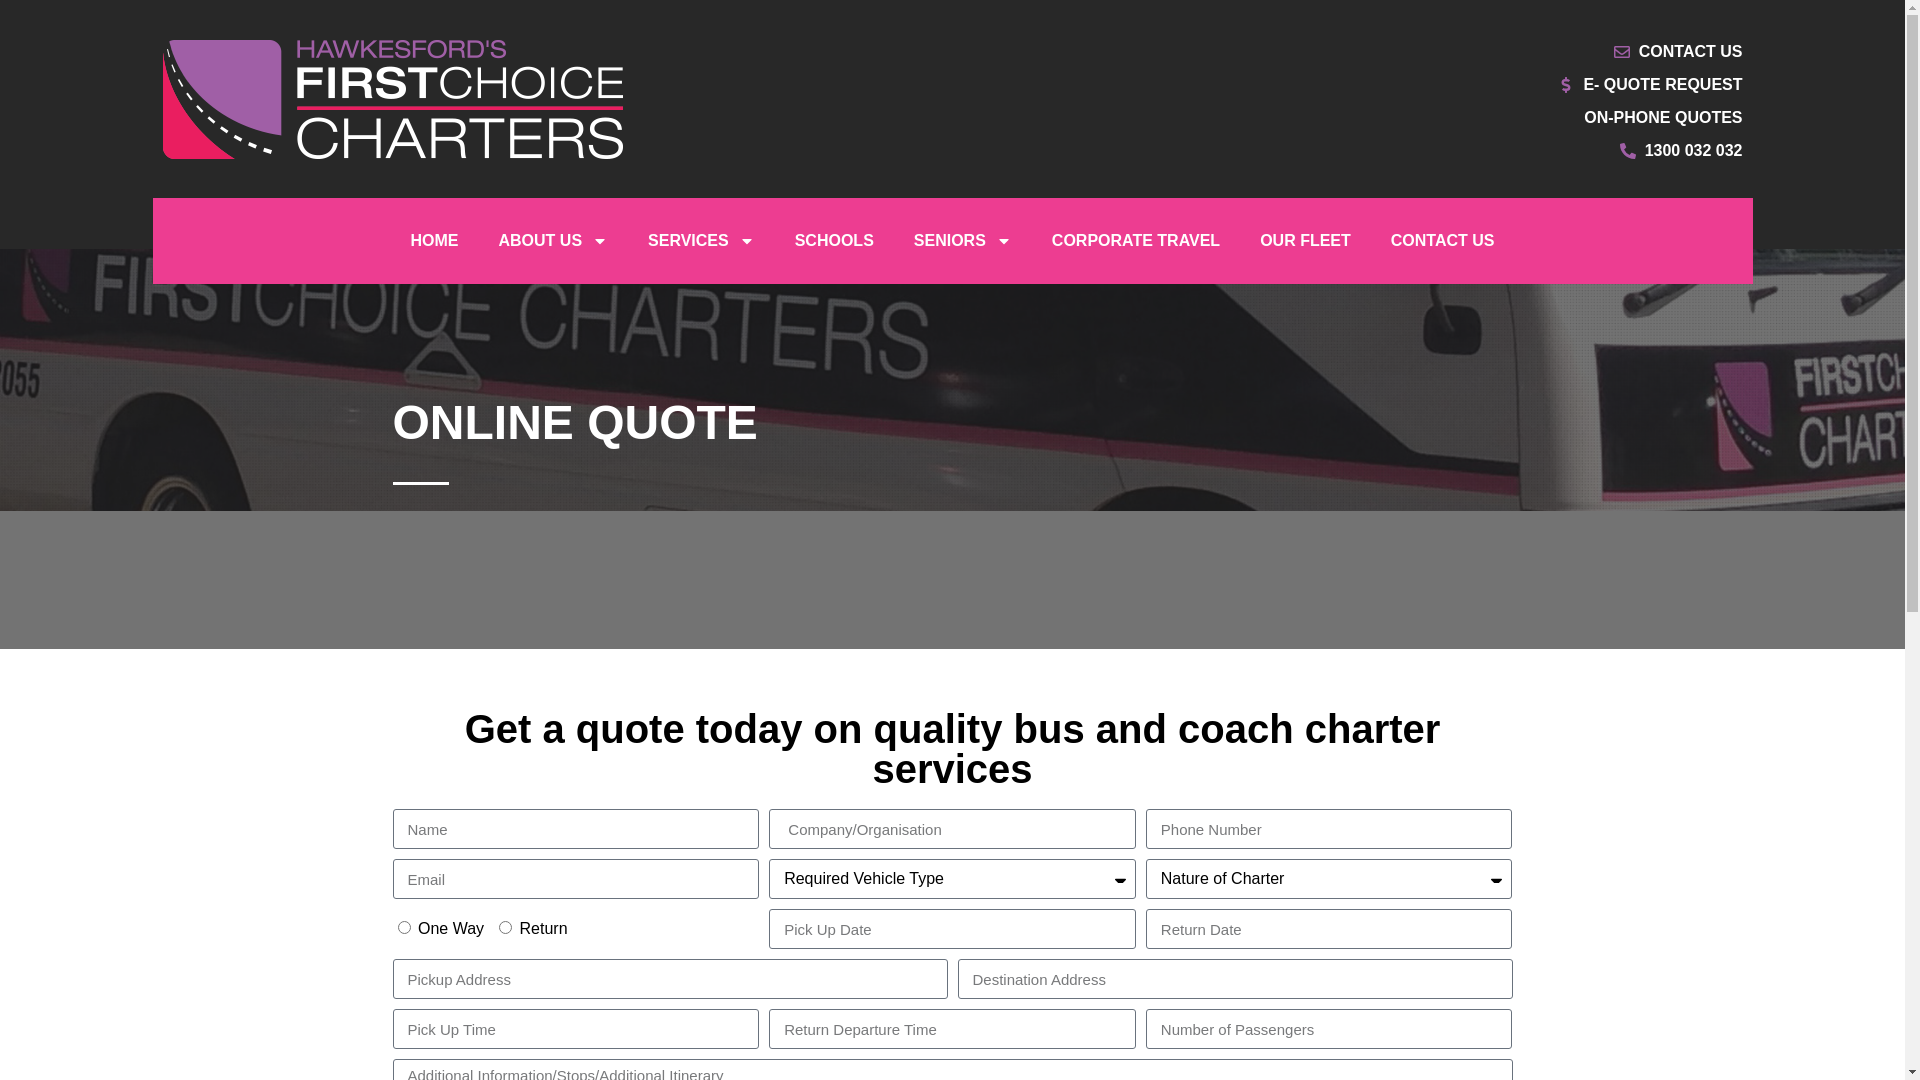  What do you see at coordinates (432, 239) in the screenshot?
I see `'HOME'` at bounding box center [432, 239].